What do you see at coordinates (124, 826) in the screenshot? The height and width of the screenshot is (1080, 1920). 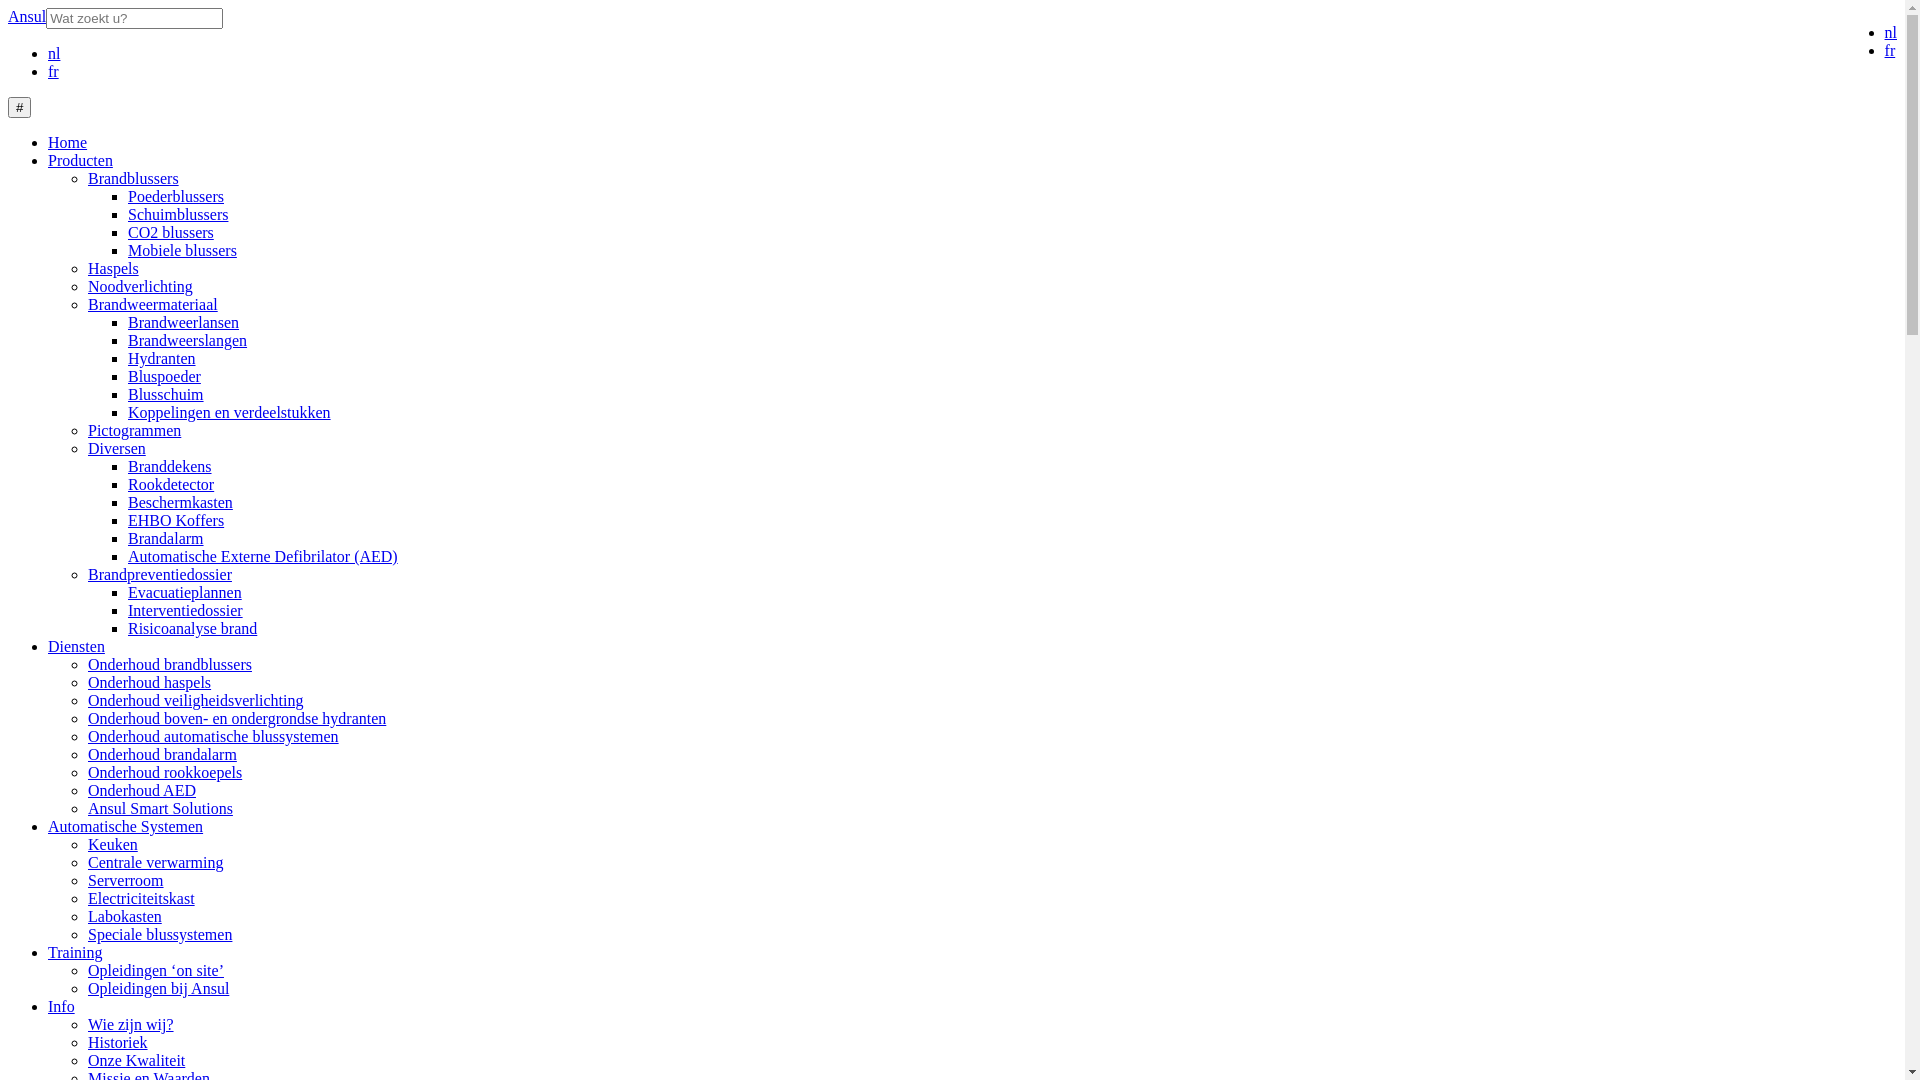 I see `'Automatische Systemen'` at bounding box center [124, 826].